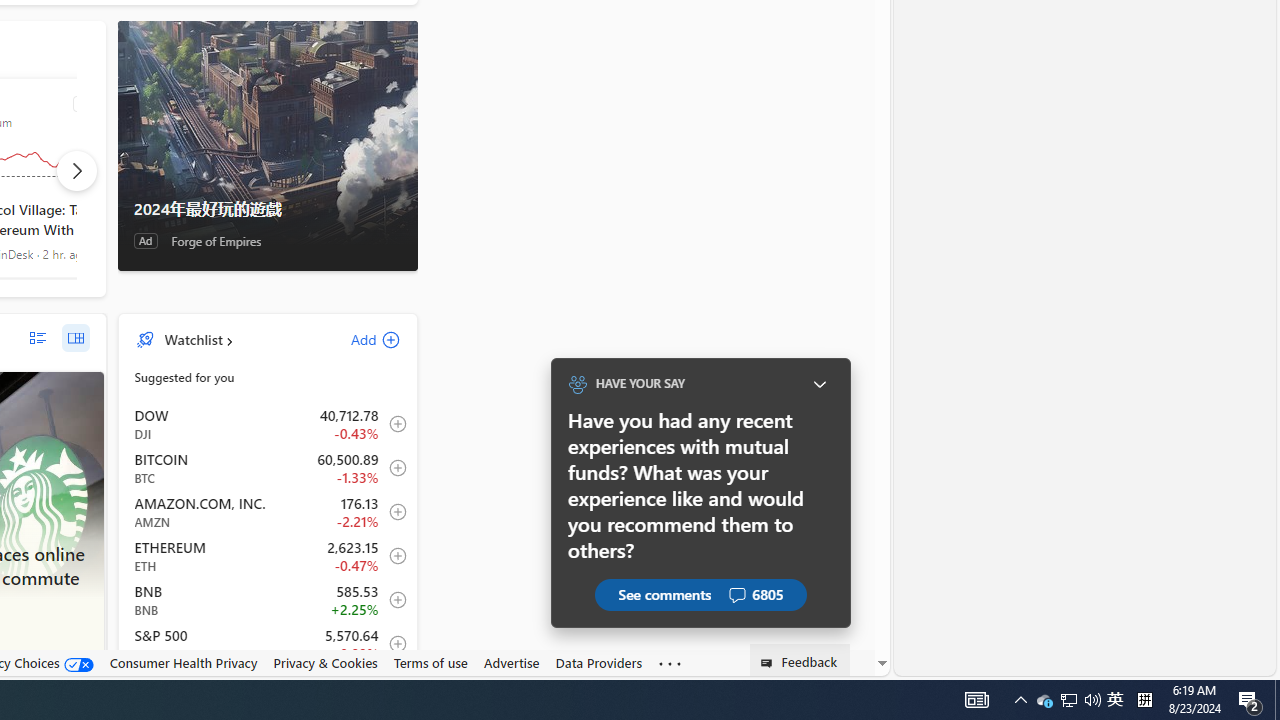  What do you see at coordinates (267, 511) in the screenshot?
I see `'AMZN AMAZON.COM, INC. decrease 176.13 -3.98 -2.21% item2'` at bounding box center [267, 511].